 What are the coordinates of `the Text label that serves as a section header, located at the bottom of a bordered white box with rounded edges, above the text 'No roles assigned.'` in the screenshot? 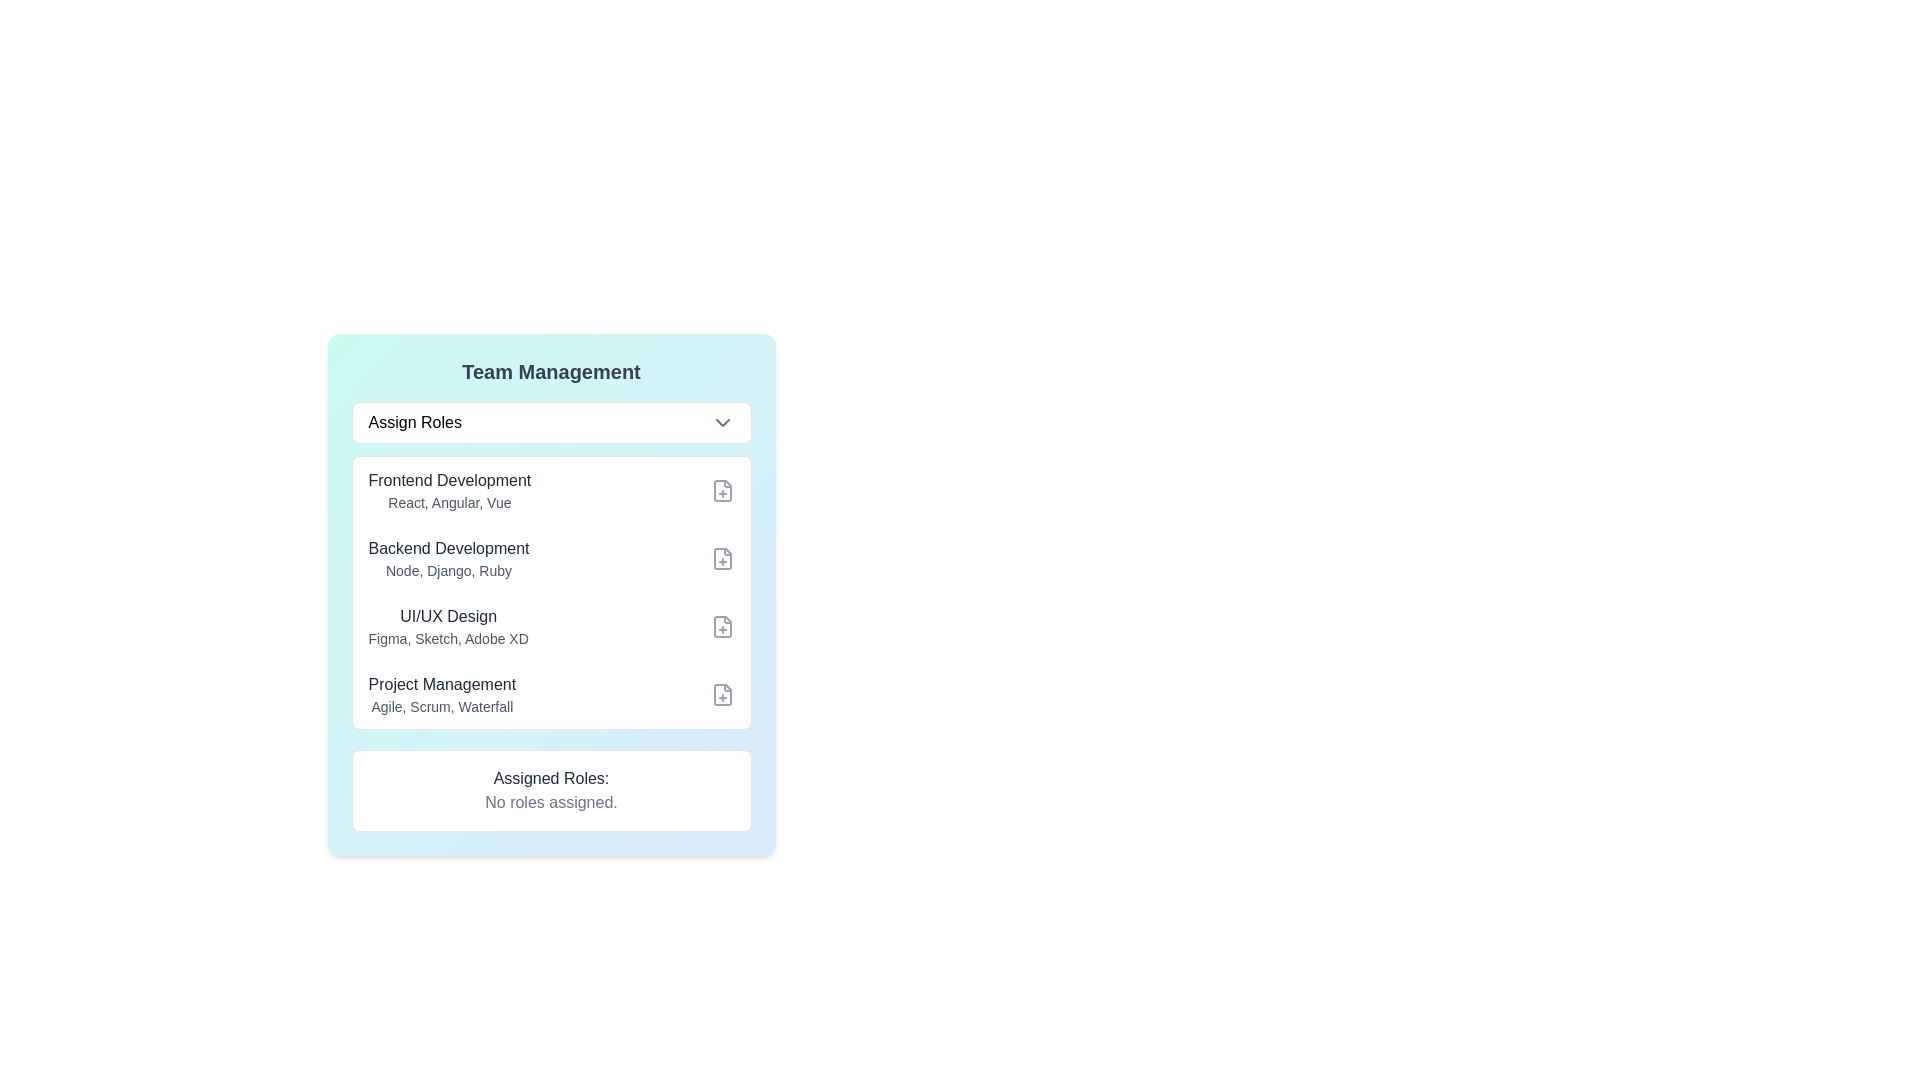 It's located at (551, 778).